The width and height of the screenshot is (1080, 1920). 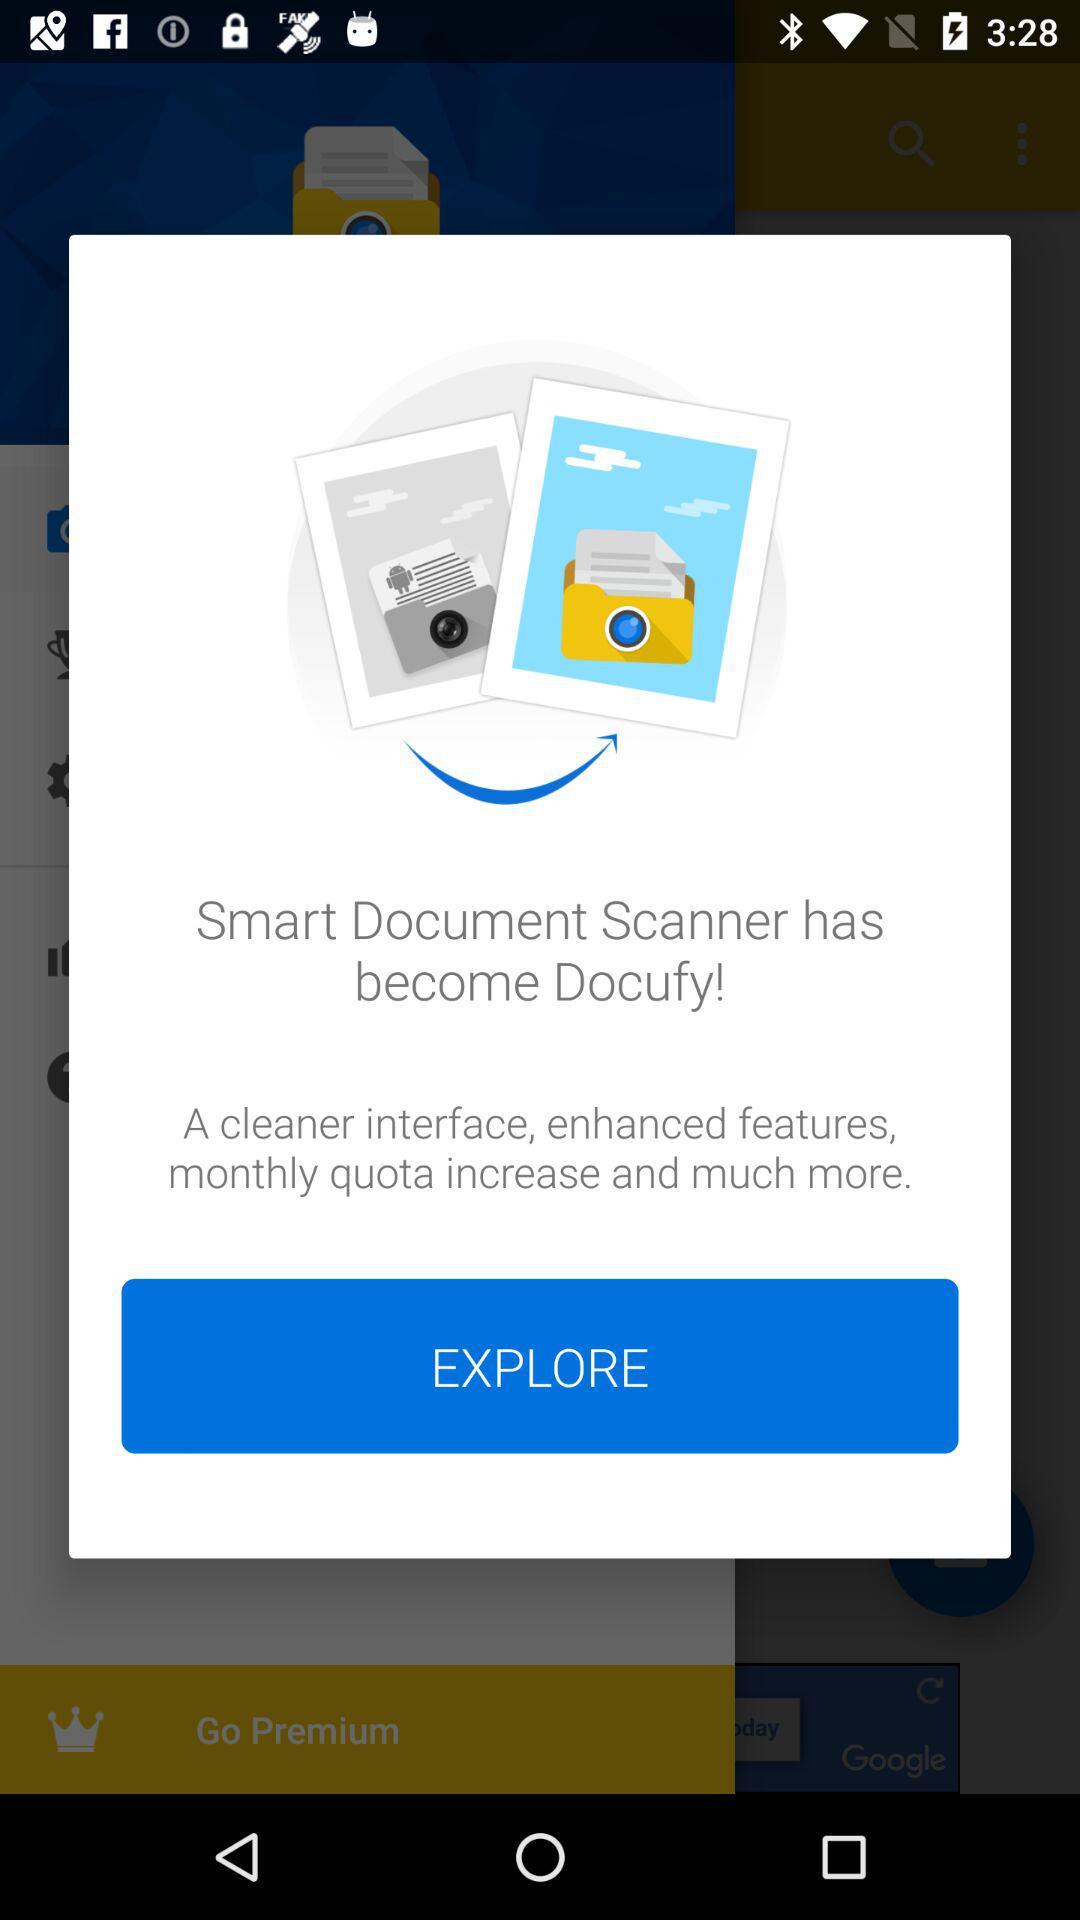 What do you see at coordinates (540, 1365) in the screenshot?
I see `explore icon` at bounding box center [540, 1365].